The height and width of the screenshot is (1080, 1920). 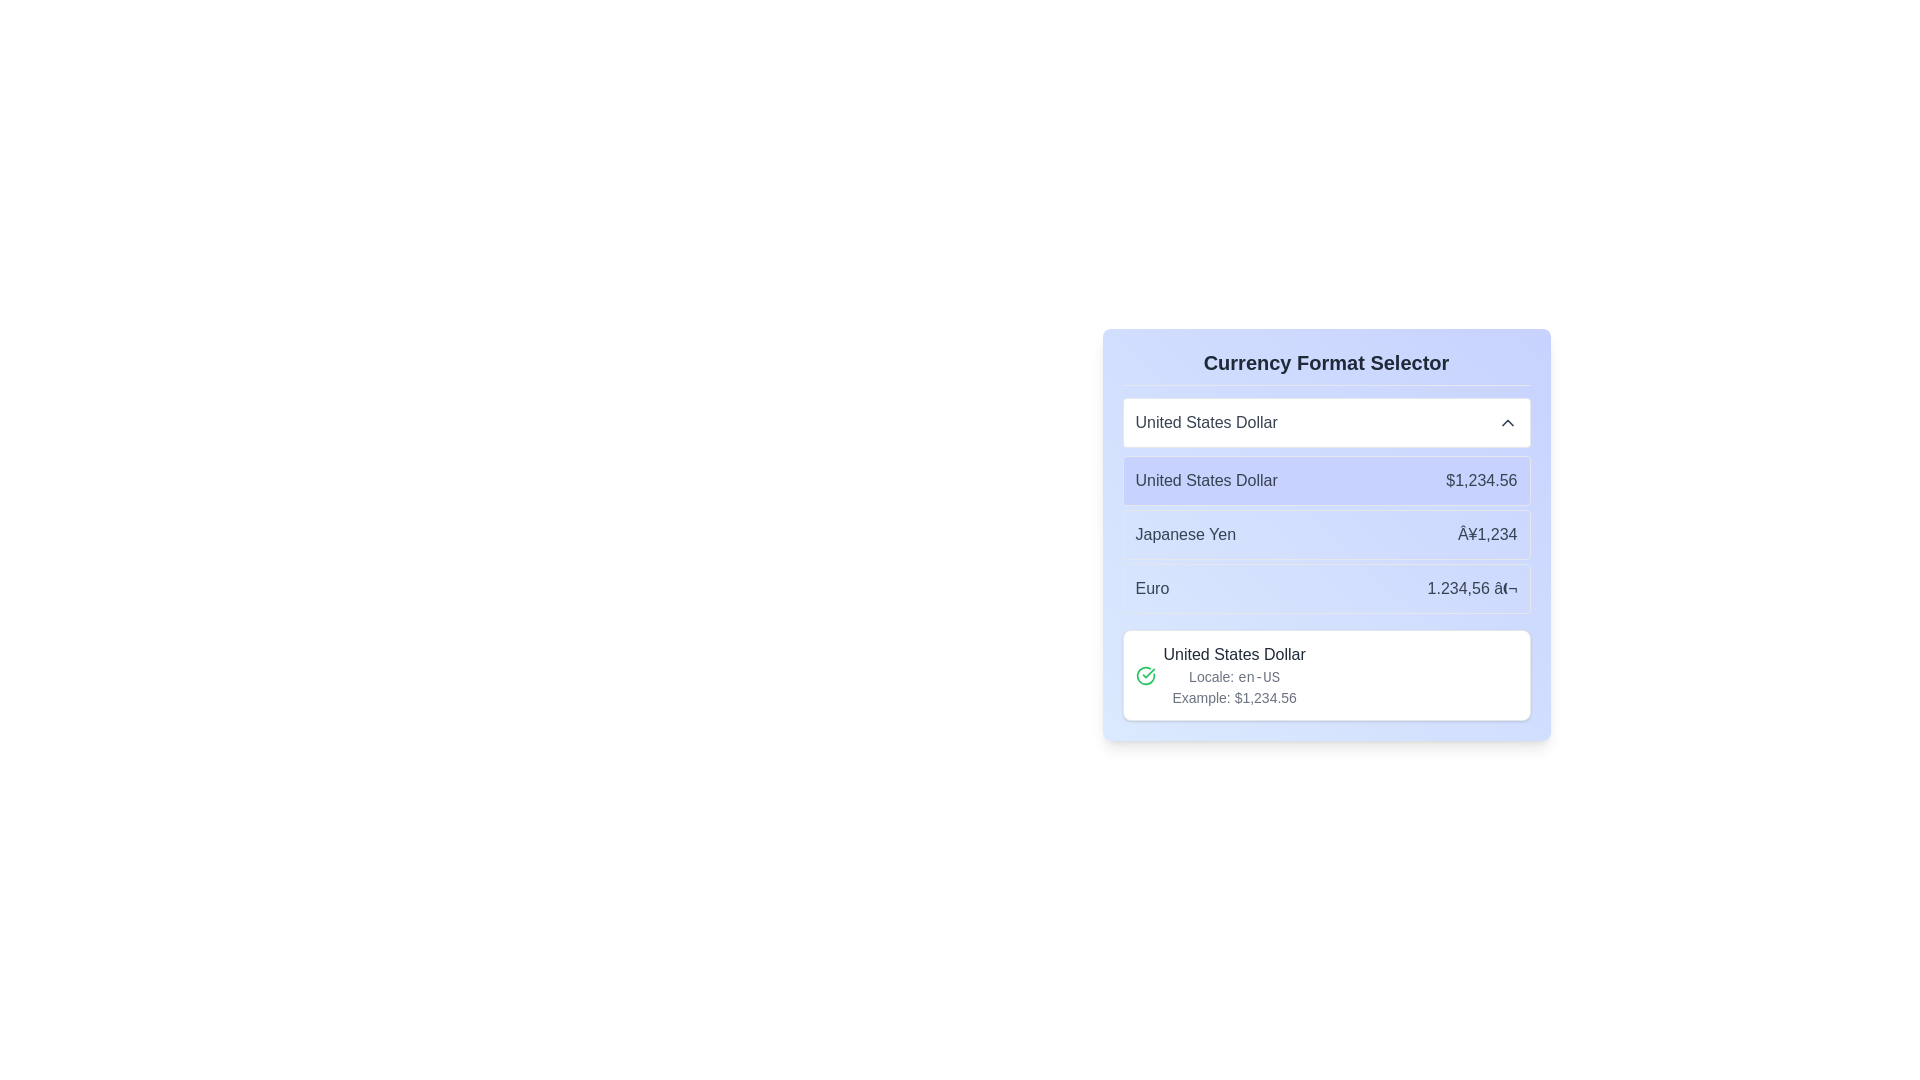 I want to click on the static text displaying '1.234,56 â¬', which is aligned to the right of the 'Euro' label in the third row of currency options, so click(x=1472, y=588).